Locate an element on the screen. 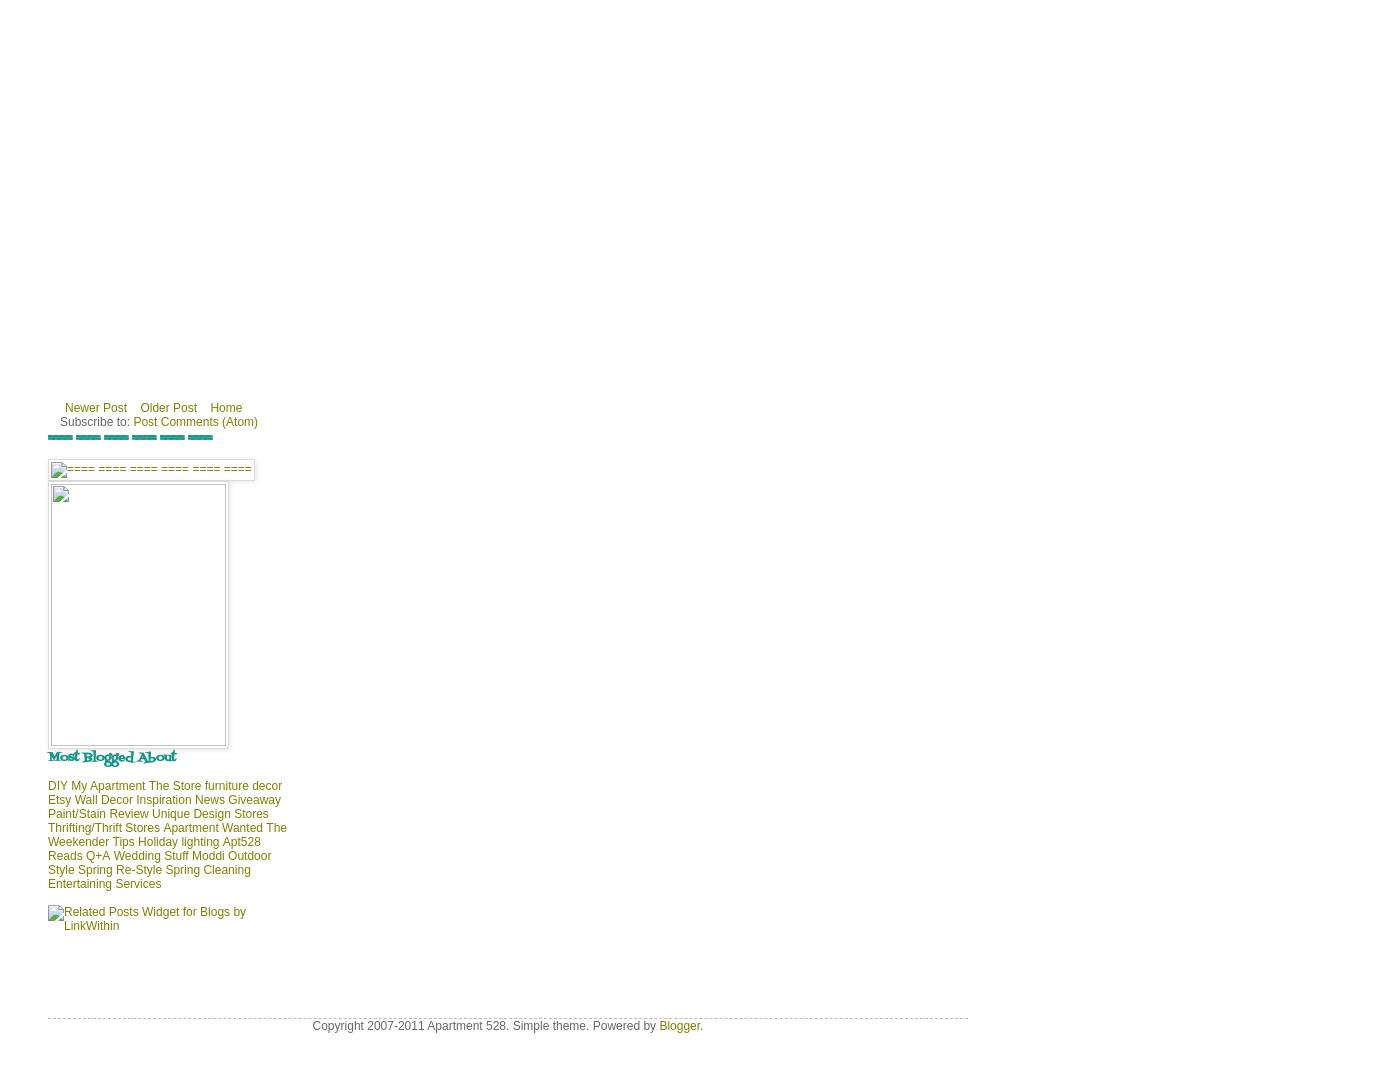 This screenshot has width=1374, height=1065. '.' is located at coordinates (700, 1026).